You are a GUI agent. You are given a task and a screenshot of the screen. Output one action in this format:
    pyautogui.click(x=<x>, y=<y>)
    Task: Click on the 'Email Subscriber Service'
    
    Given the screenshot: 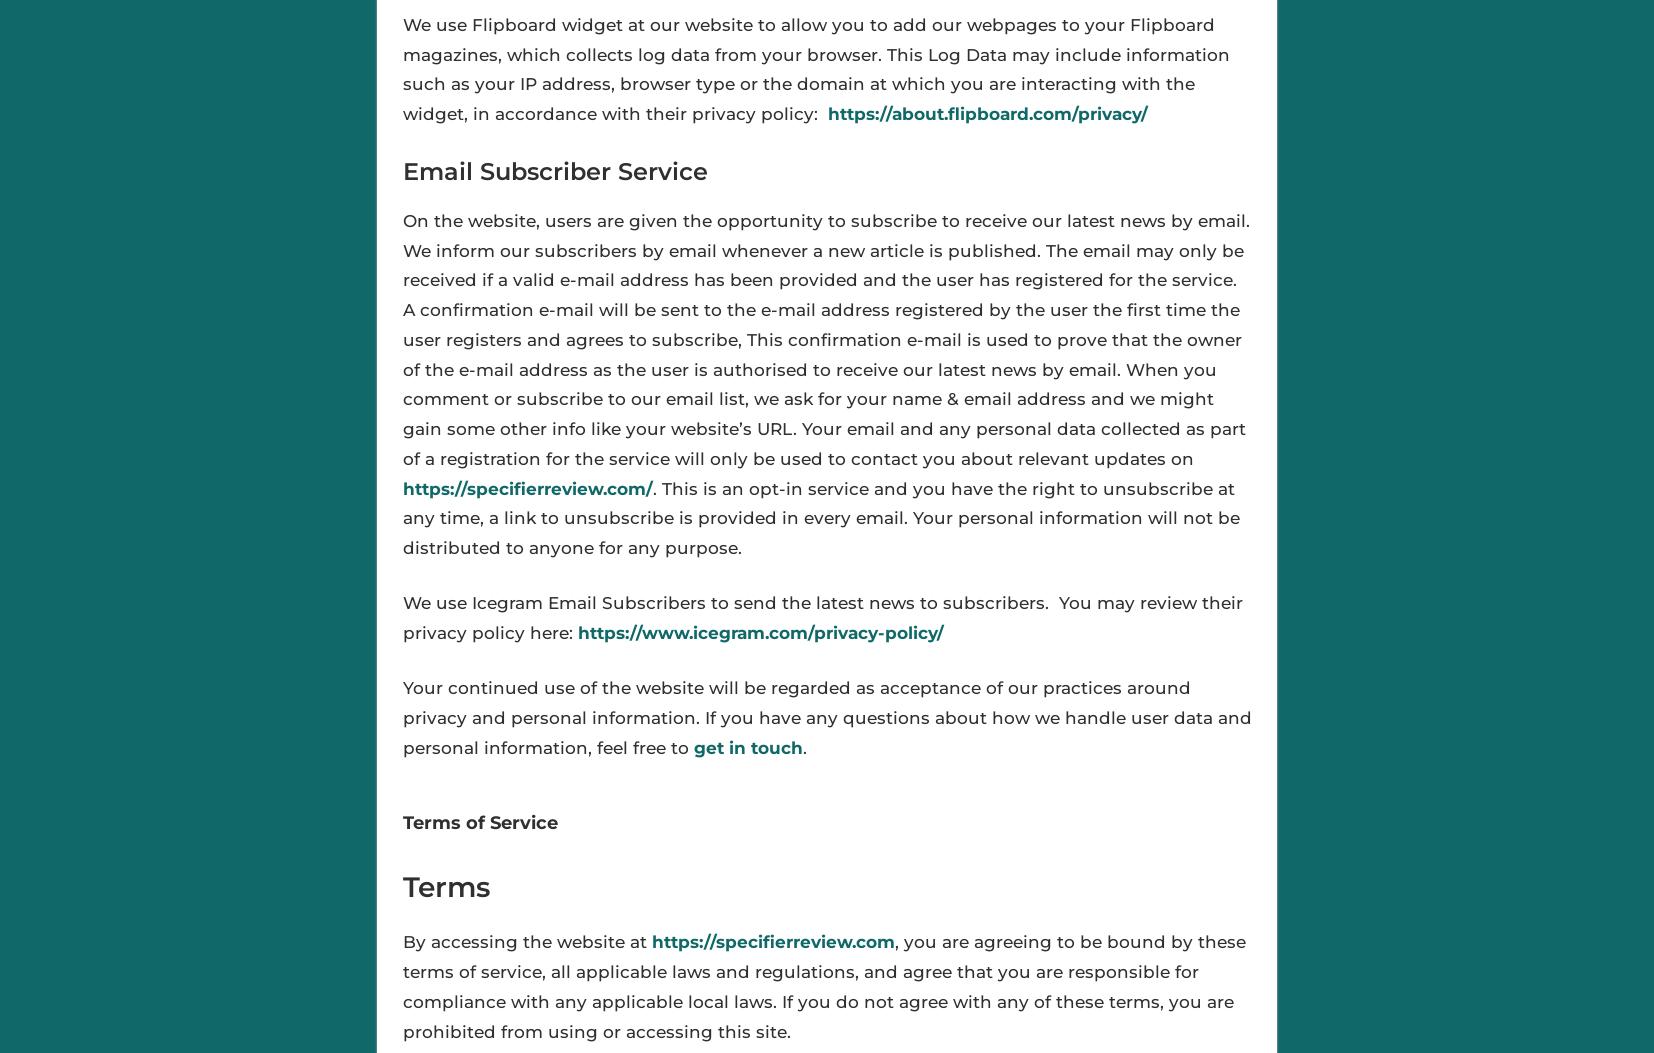 What is the action you would take?
    pyautogui.click(x=554, y=170)
    